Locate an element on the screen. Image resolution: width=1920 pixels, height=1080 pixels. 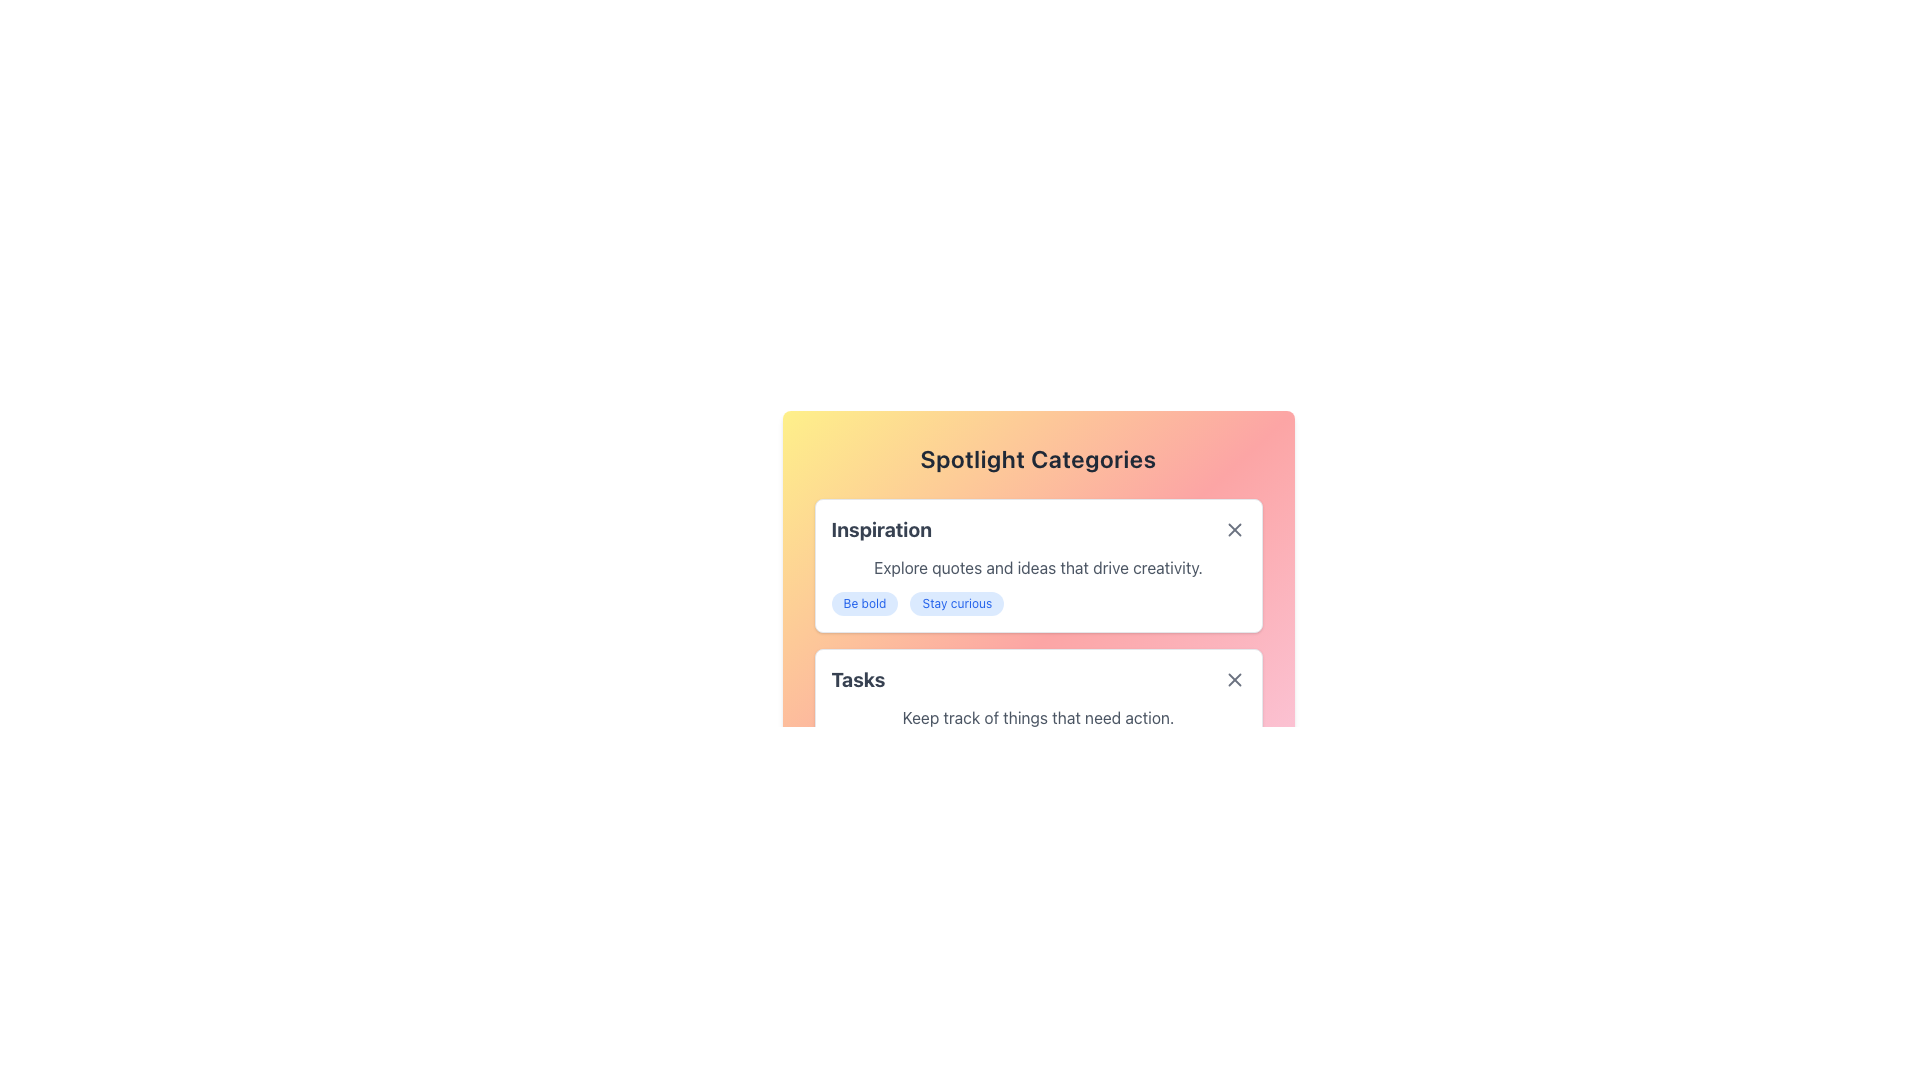
the close button located in the top-right corner of the 'Inspiration' card is located at coordinates (1233, 528).